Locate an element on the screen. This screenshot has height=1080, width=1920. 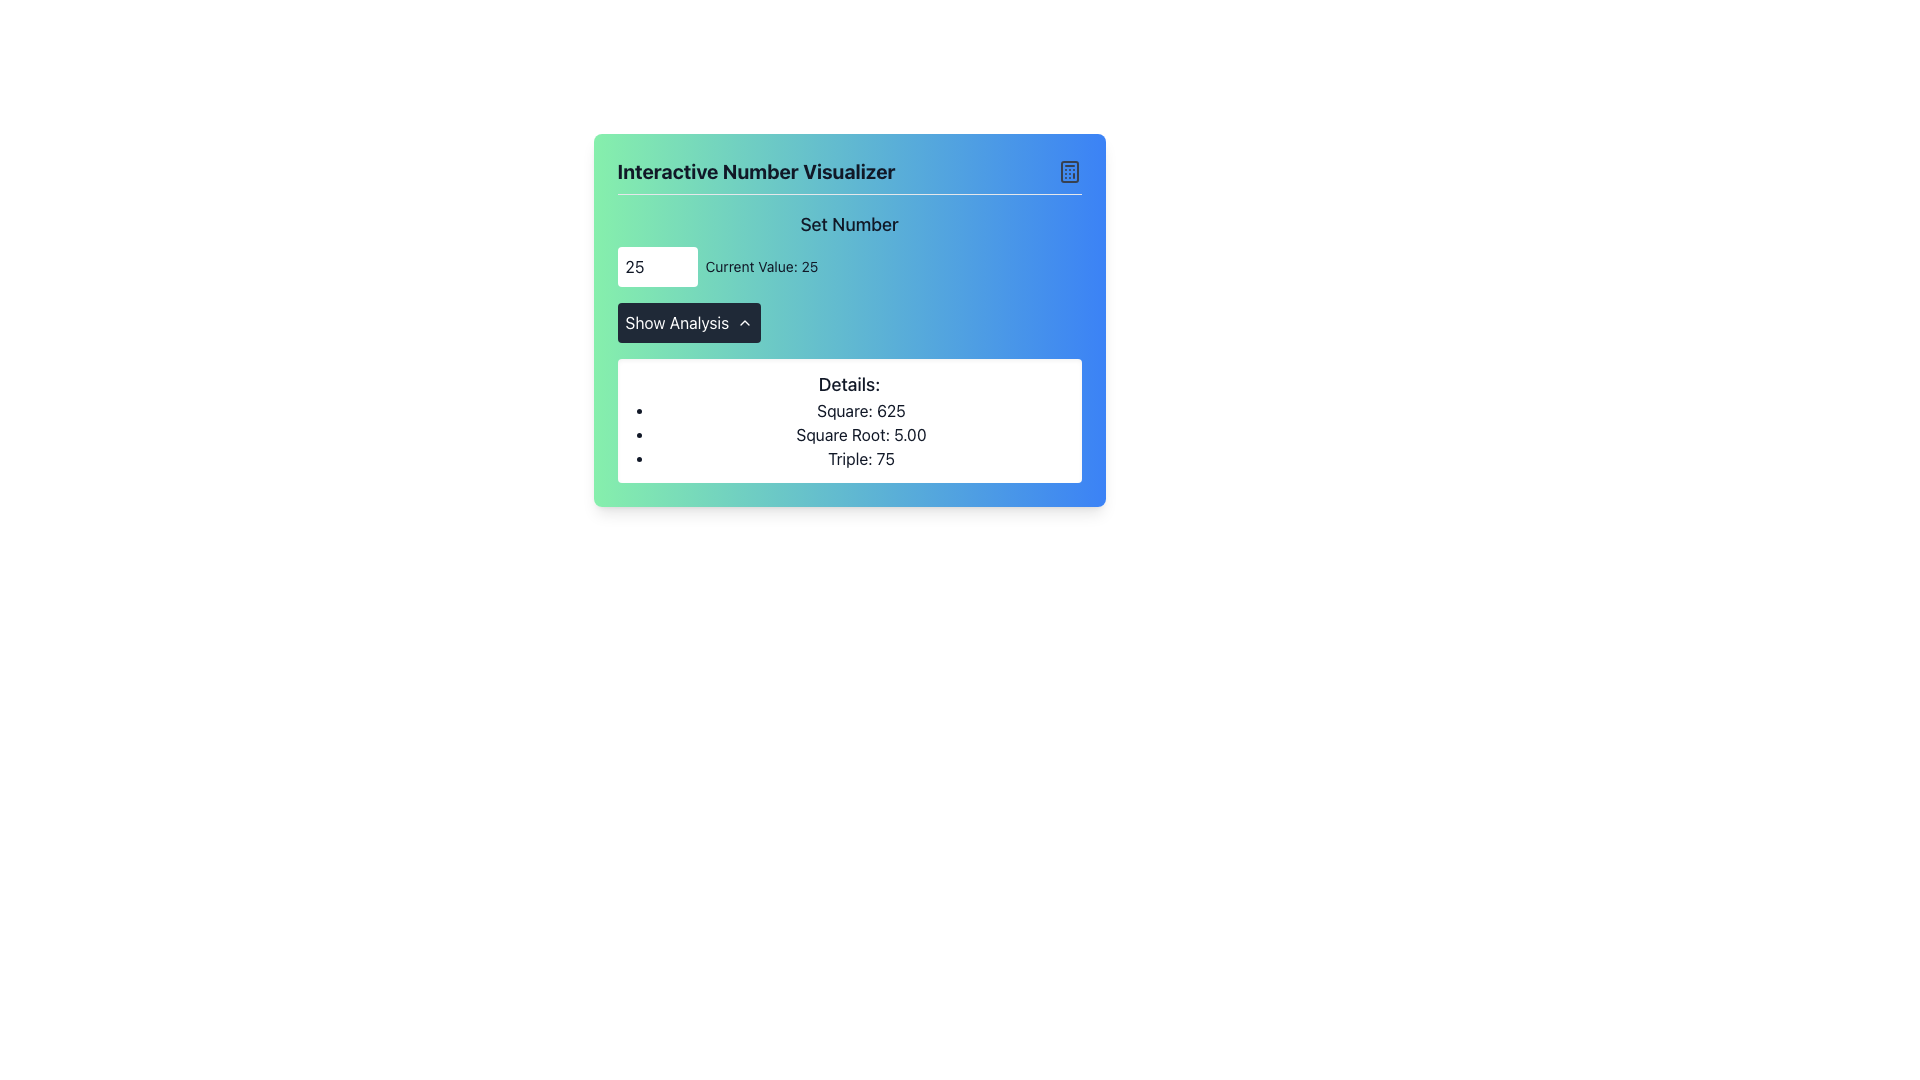
the chevron icon located immediately to the right of the 'Show Analysis' button is located at coordinates (743, 322).